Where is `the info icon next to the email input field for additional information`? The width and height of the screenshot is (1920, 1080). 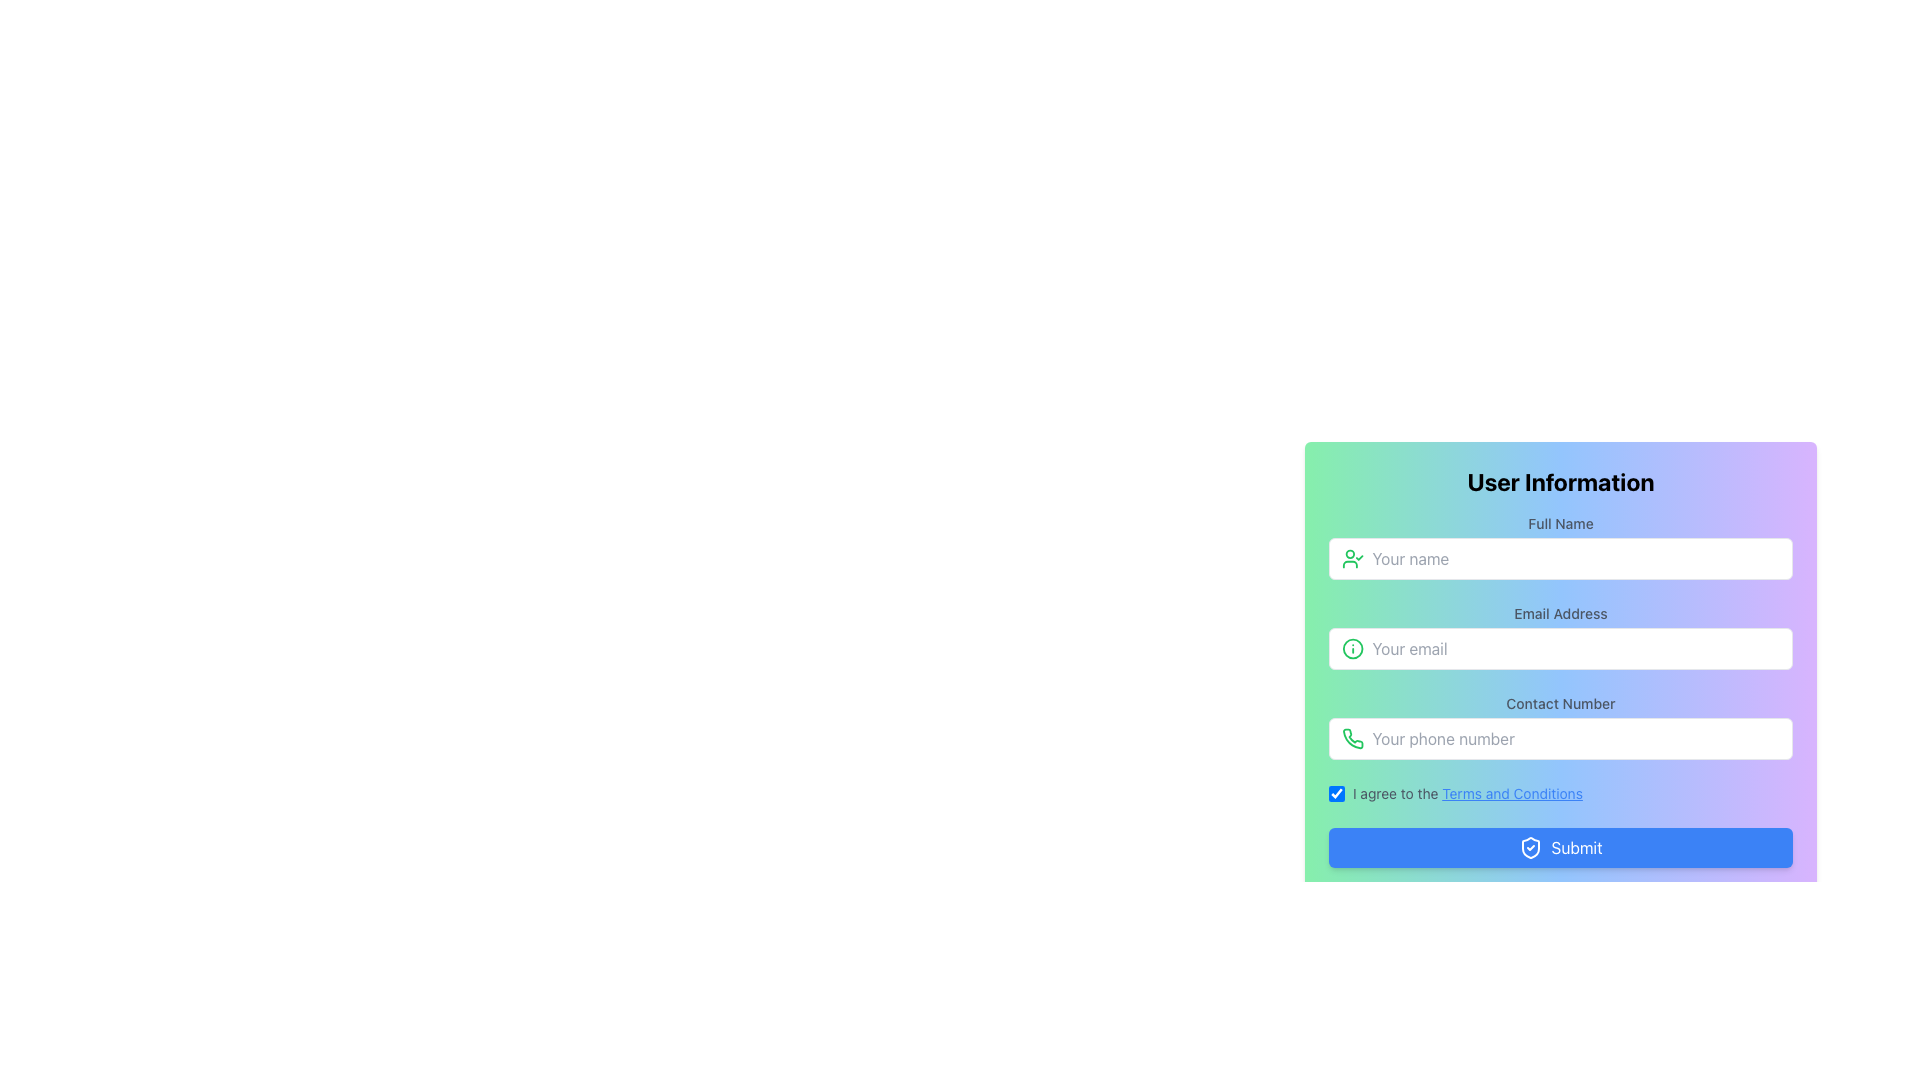
the info icon next to the email input field for additional information is located at coordinates (1559, 636).